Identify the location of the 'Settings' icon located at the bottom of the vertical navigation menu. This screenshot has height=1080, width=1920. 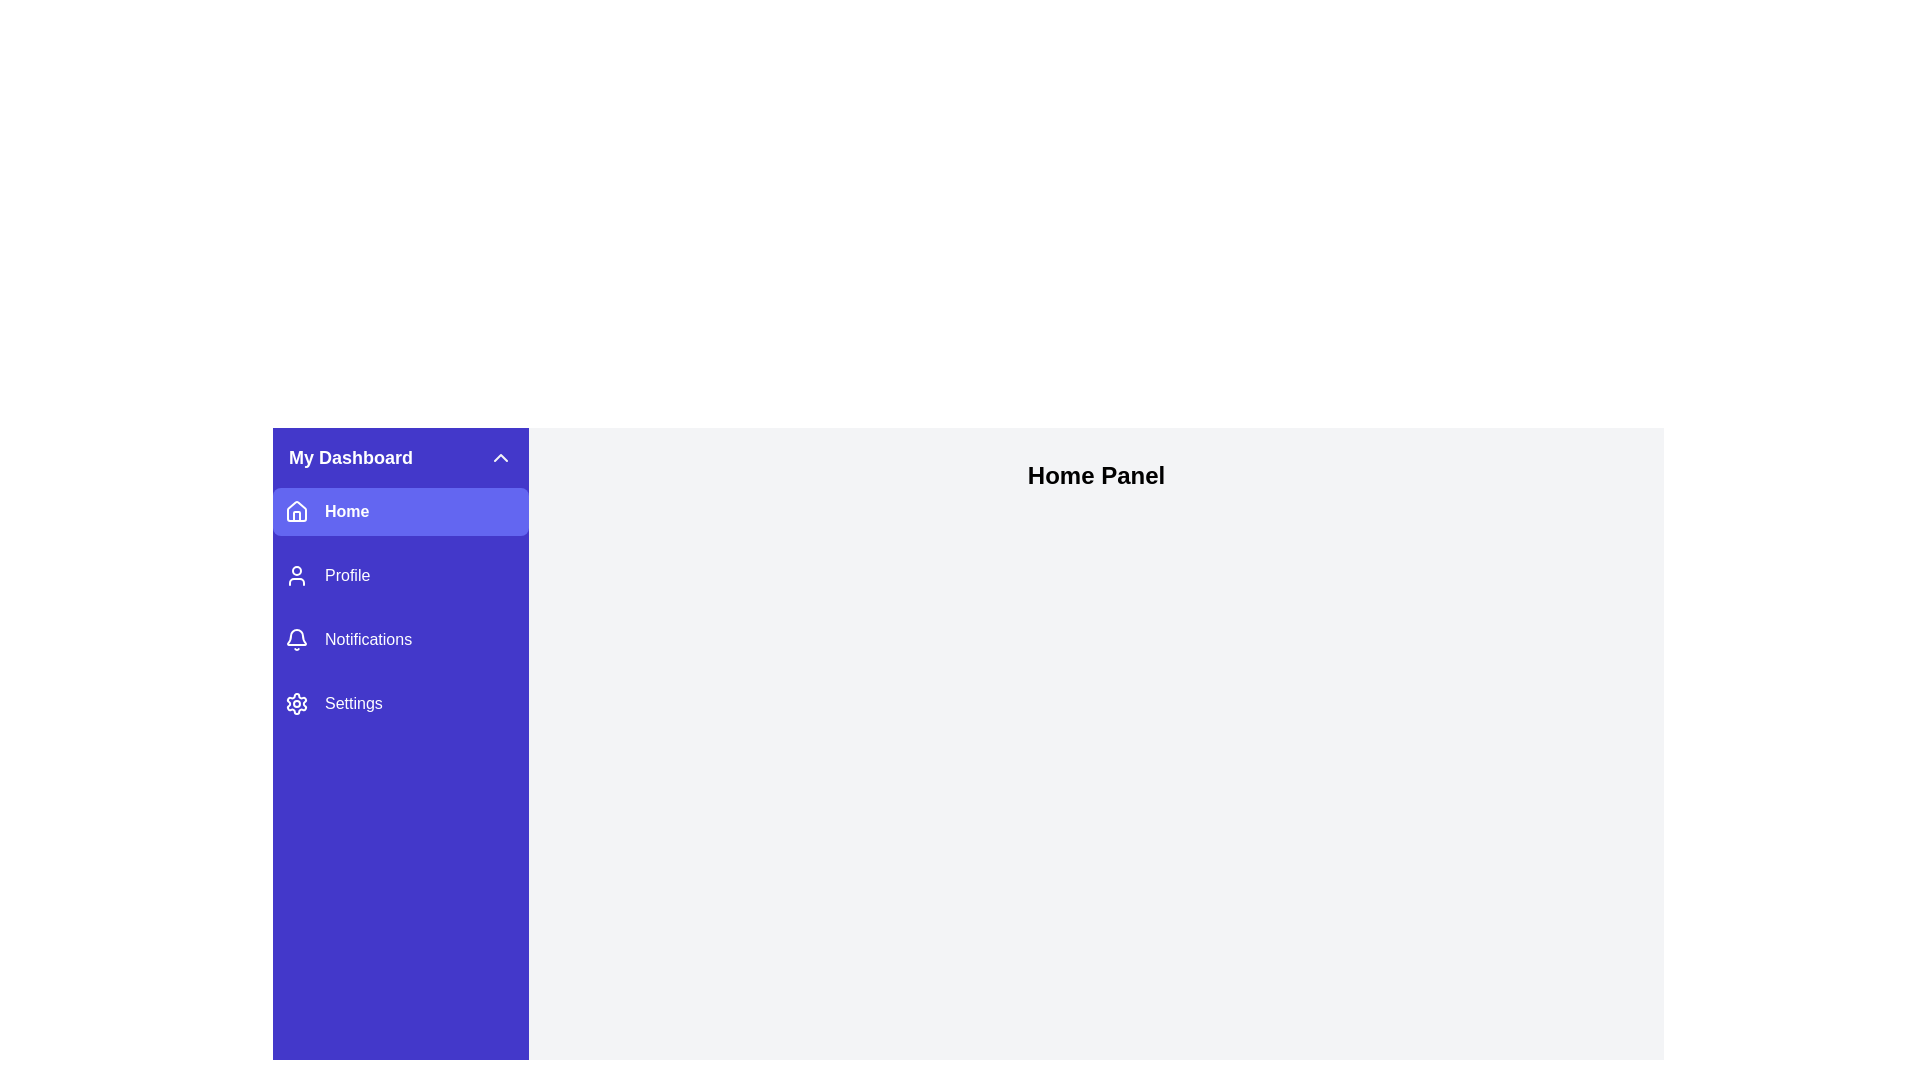
(296, 703).